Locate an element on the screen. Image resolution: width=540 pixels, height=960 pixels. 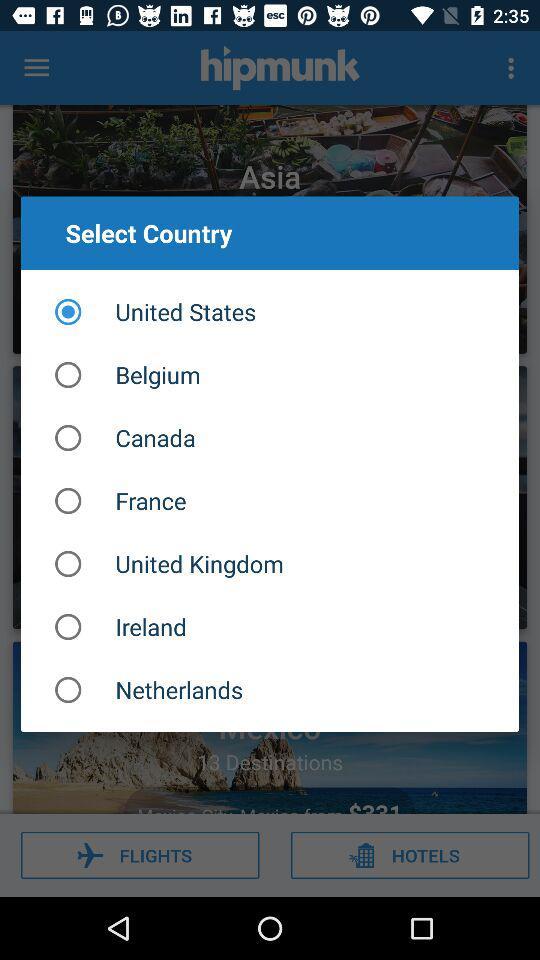
icon above ireland icon is located at coordinates (270, 564).